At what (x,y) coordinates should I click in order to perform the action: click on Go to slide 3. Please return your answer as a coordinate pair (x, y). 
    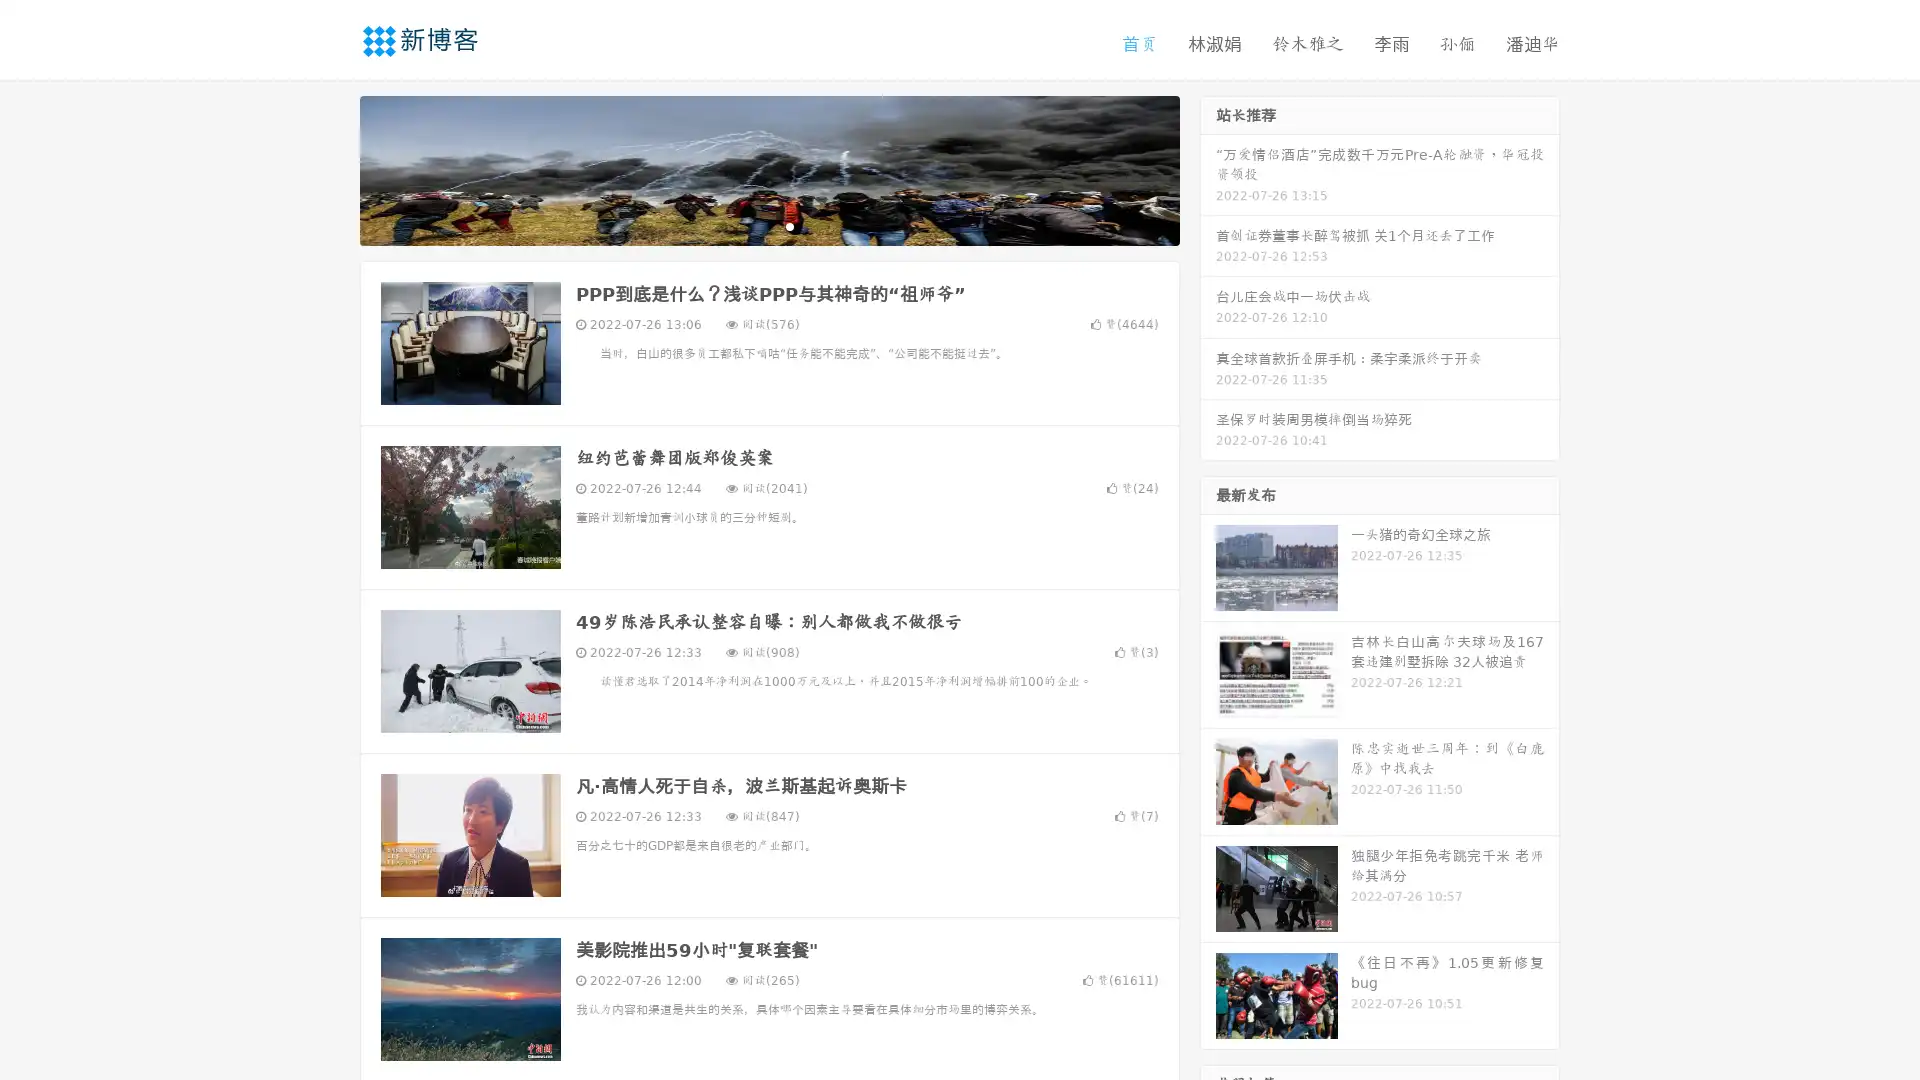
    Looking at the image, I should click on (789, 225).